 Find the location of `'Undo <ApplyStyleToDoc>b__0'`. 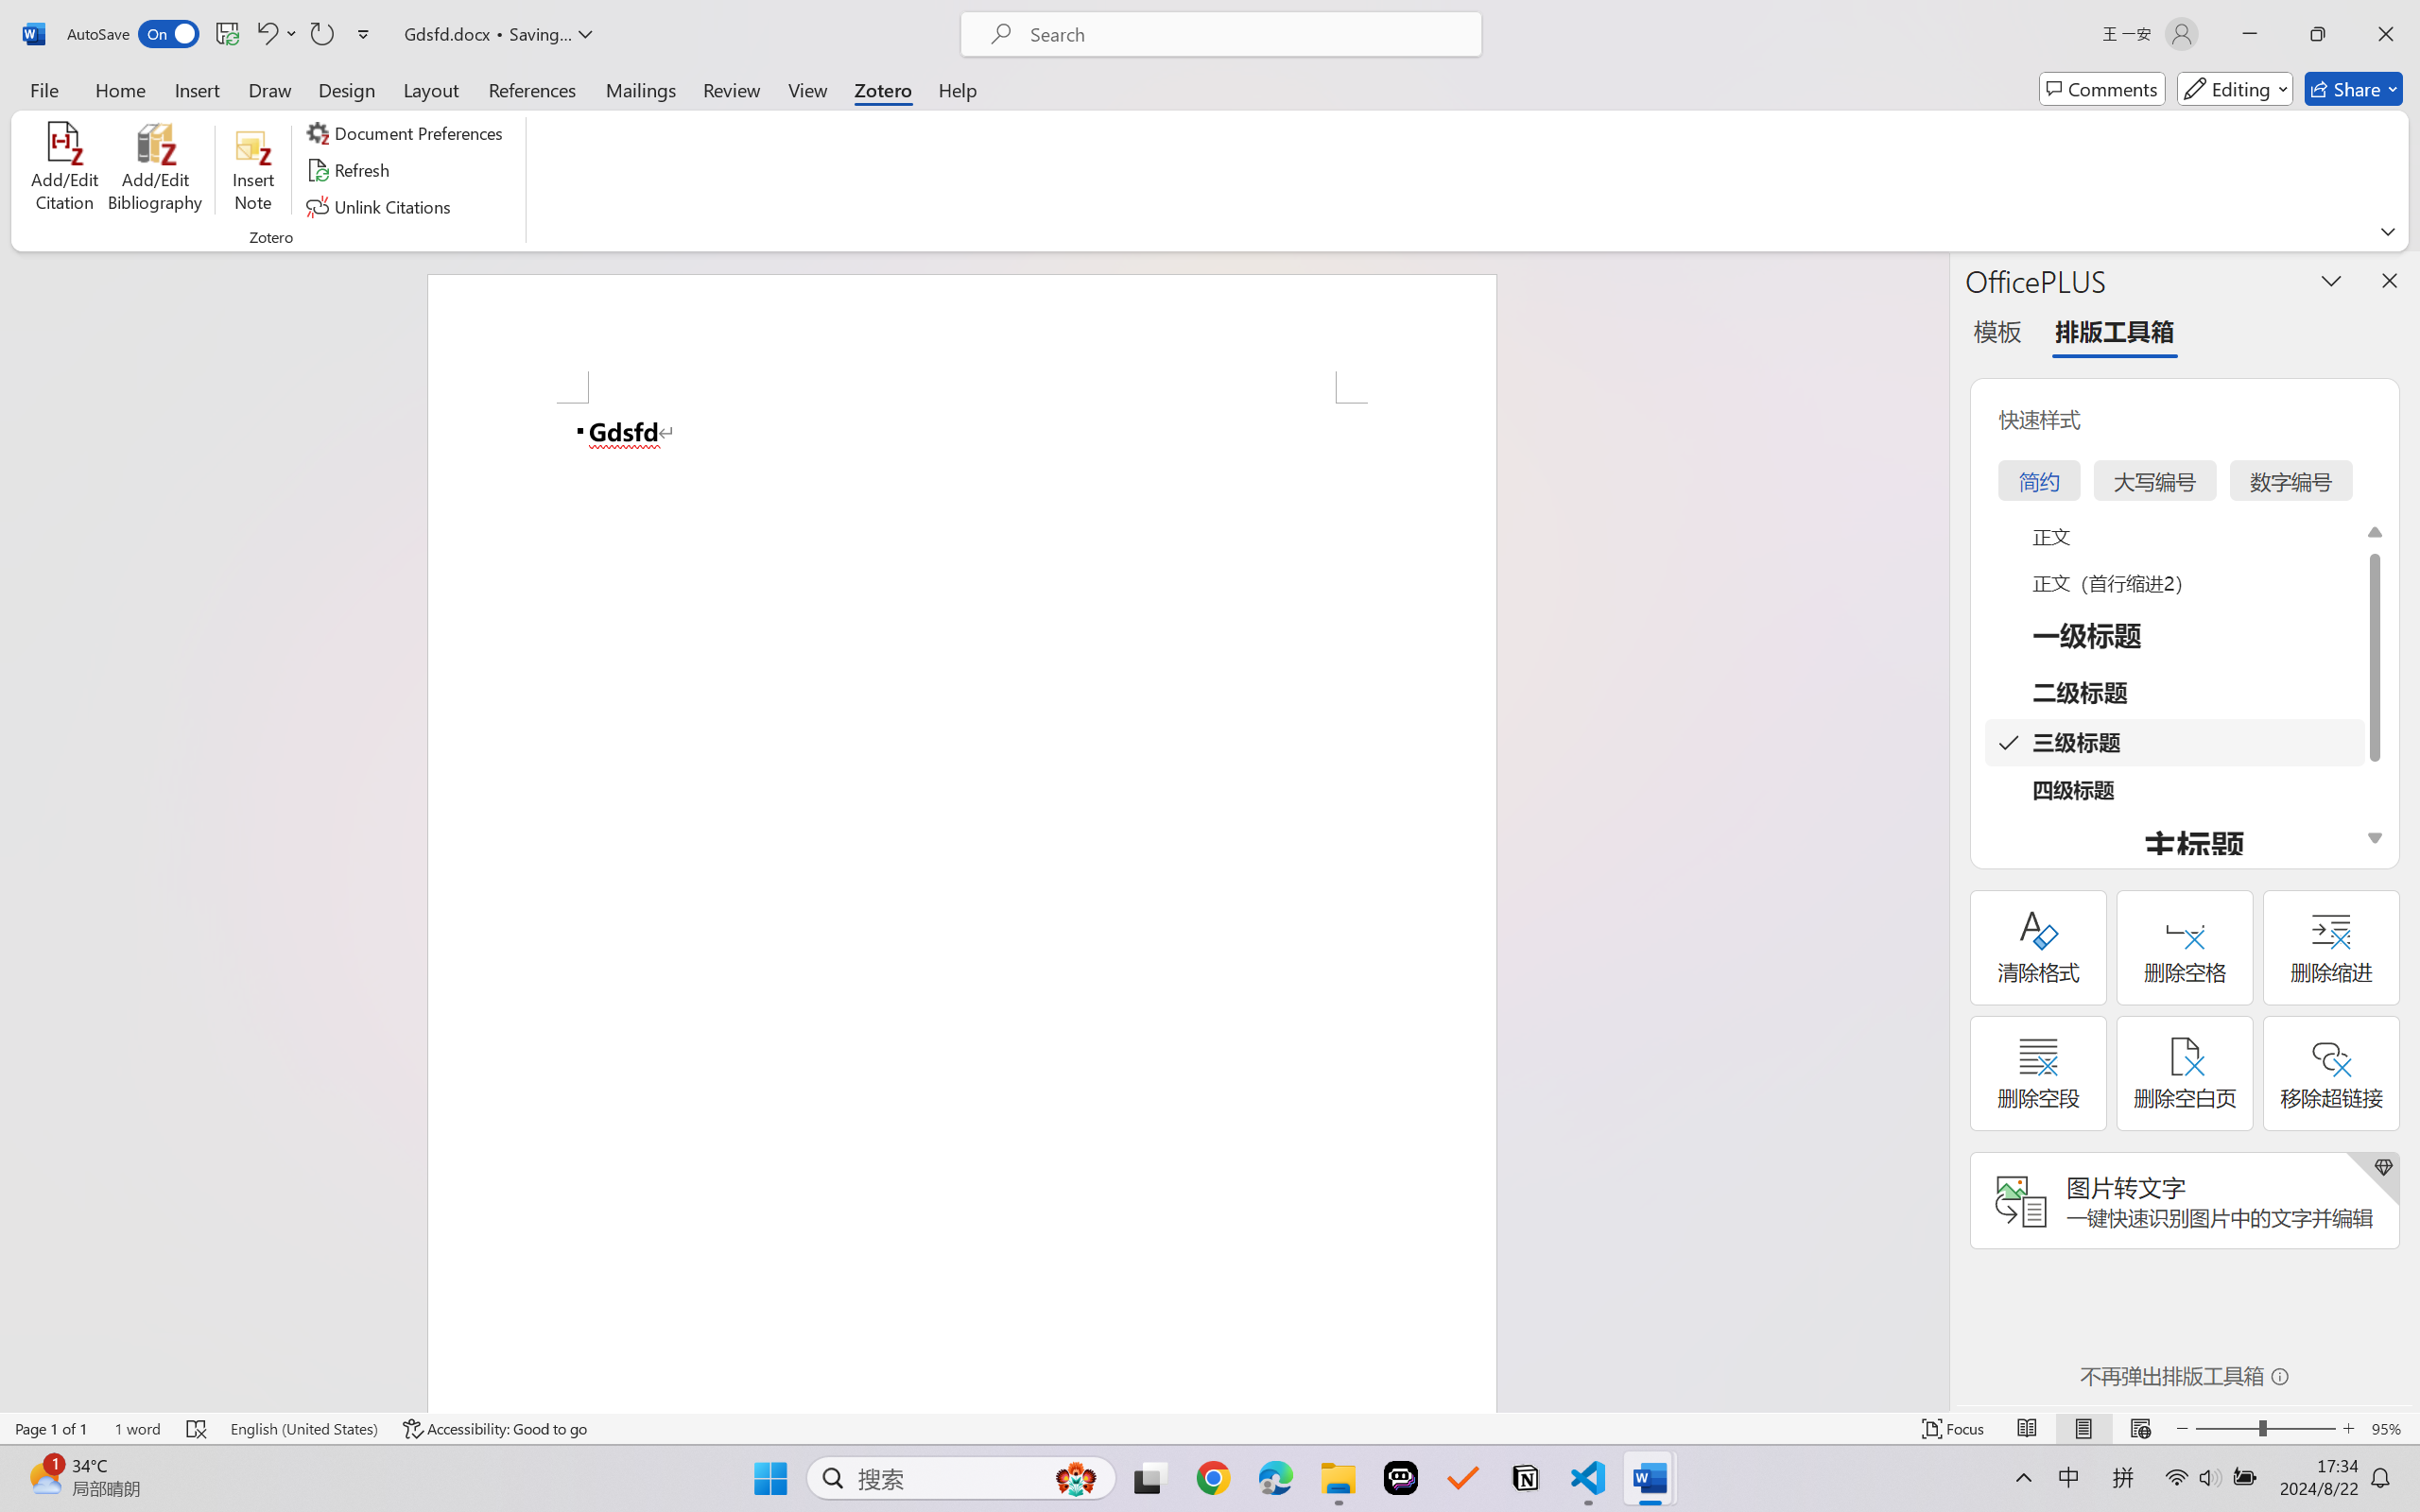

'Undo <ApplyStyleToDoc>b__0' is located at coordinates (274, 33).